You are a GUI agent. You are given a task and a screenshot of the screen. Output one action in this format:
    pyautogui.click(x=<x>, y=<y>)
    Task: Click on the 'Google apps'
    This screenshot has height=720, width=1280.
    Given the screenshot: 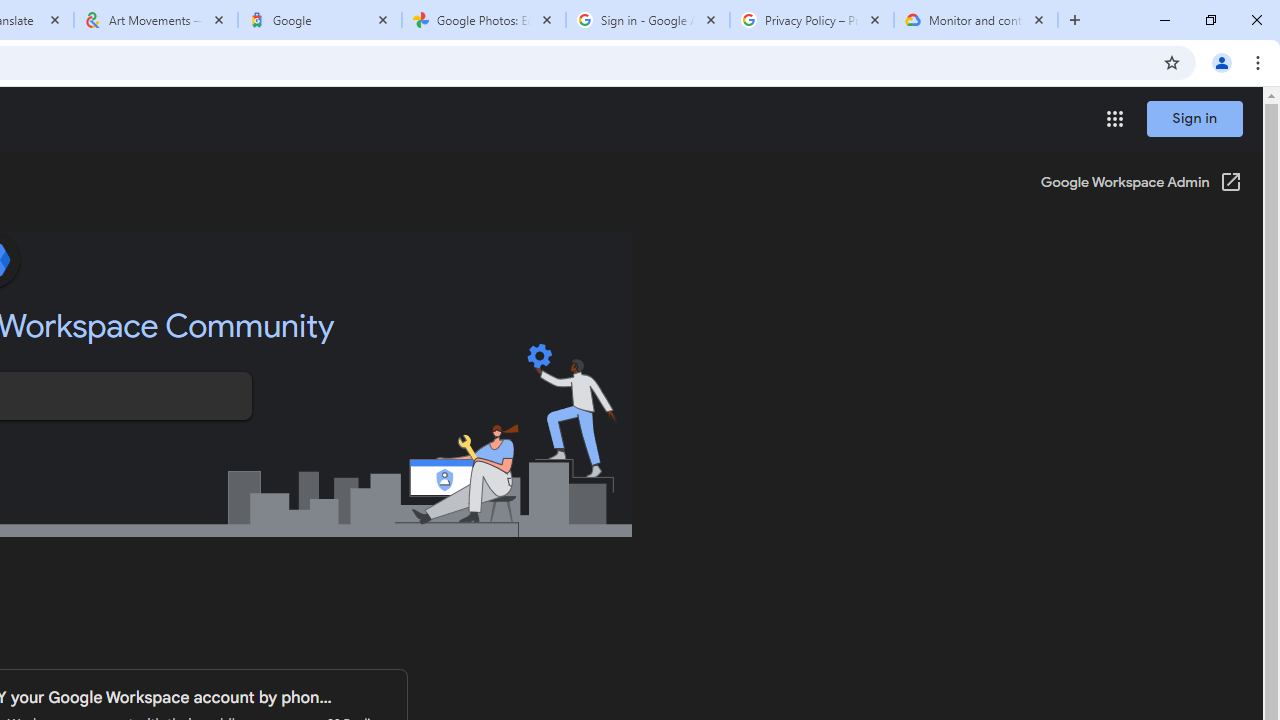 What is the action you would take?
    pyautogui.click(x=1113, y=119)
    